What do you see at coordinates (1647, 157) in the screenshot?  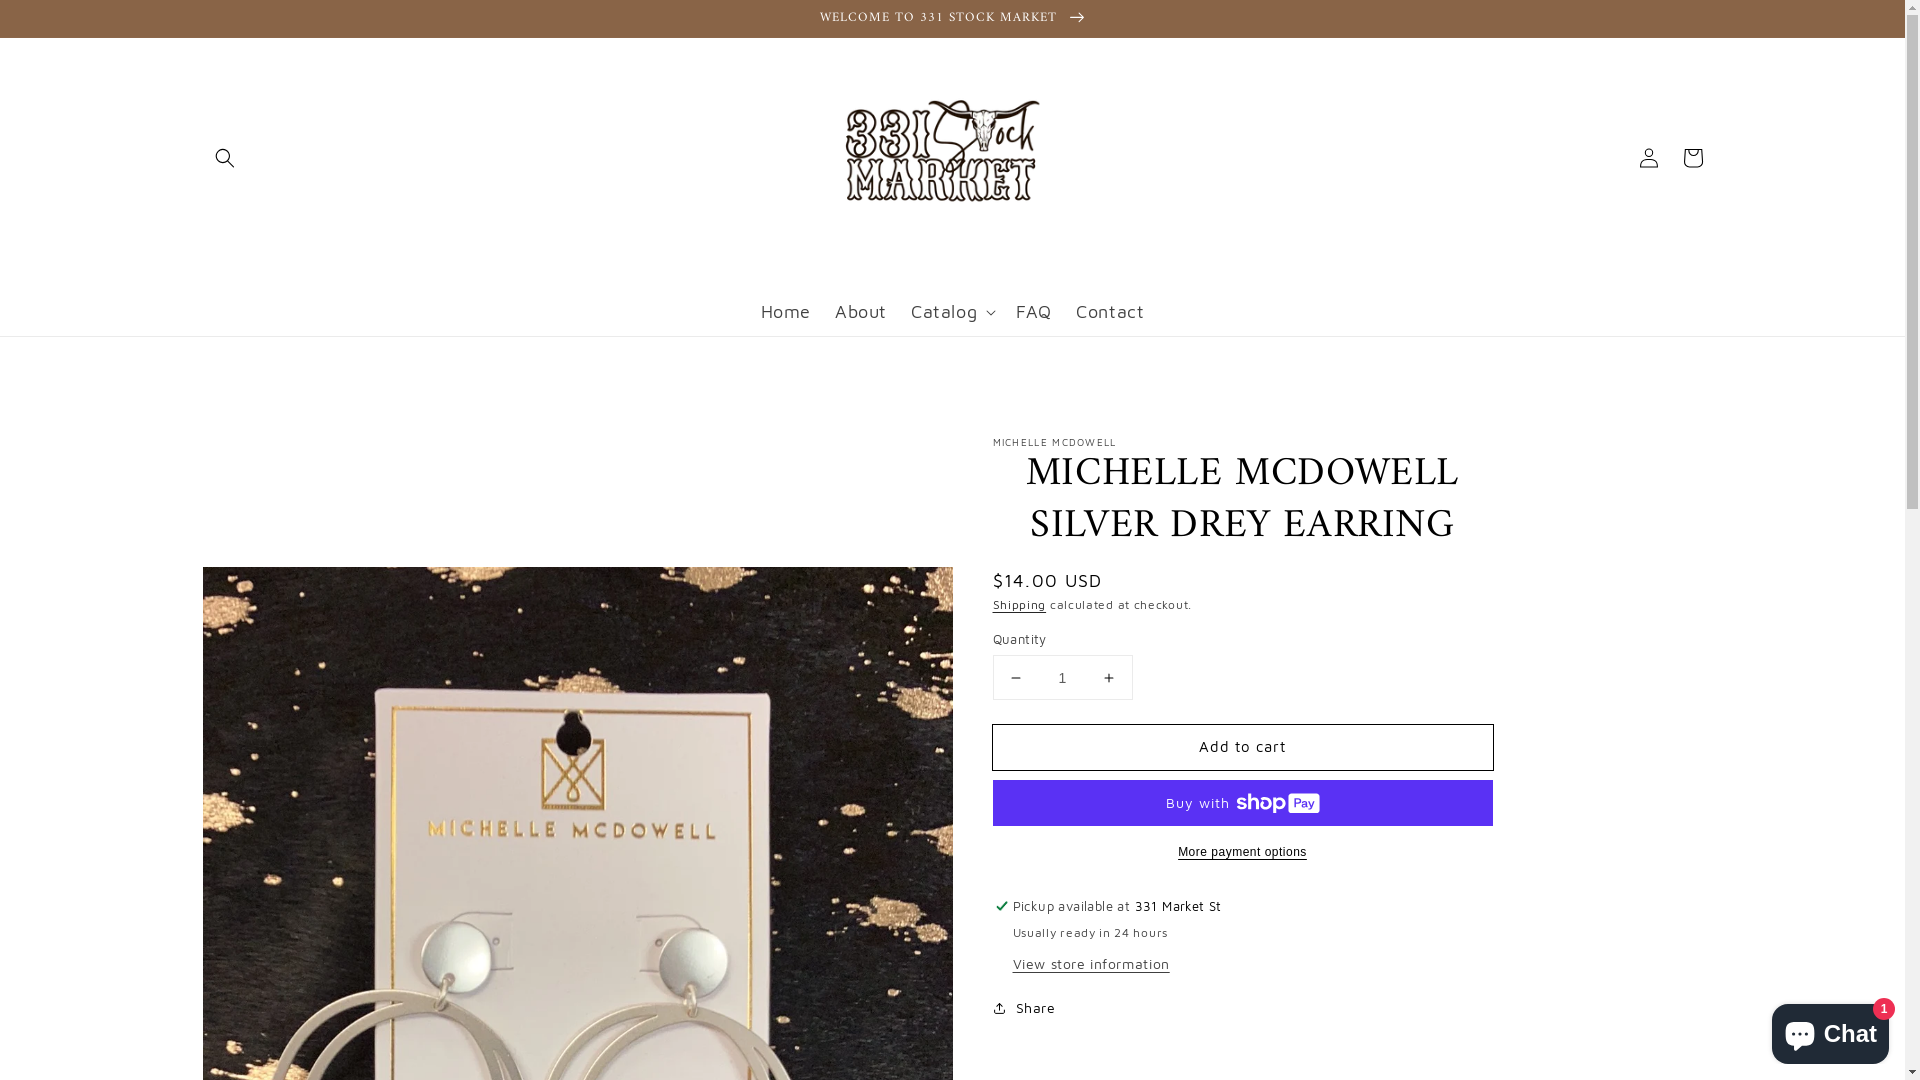 I see `'Log in'` at bounding box center [1647, 157].